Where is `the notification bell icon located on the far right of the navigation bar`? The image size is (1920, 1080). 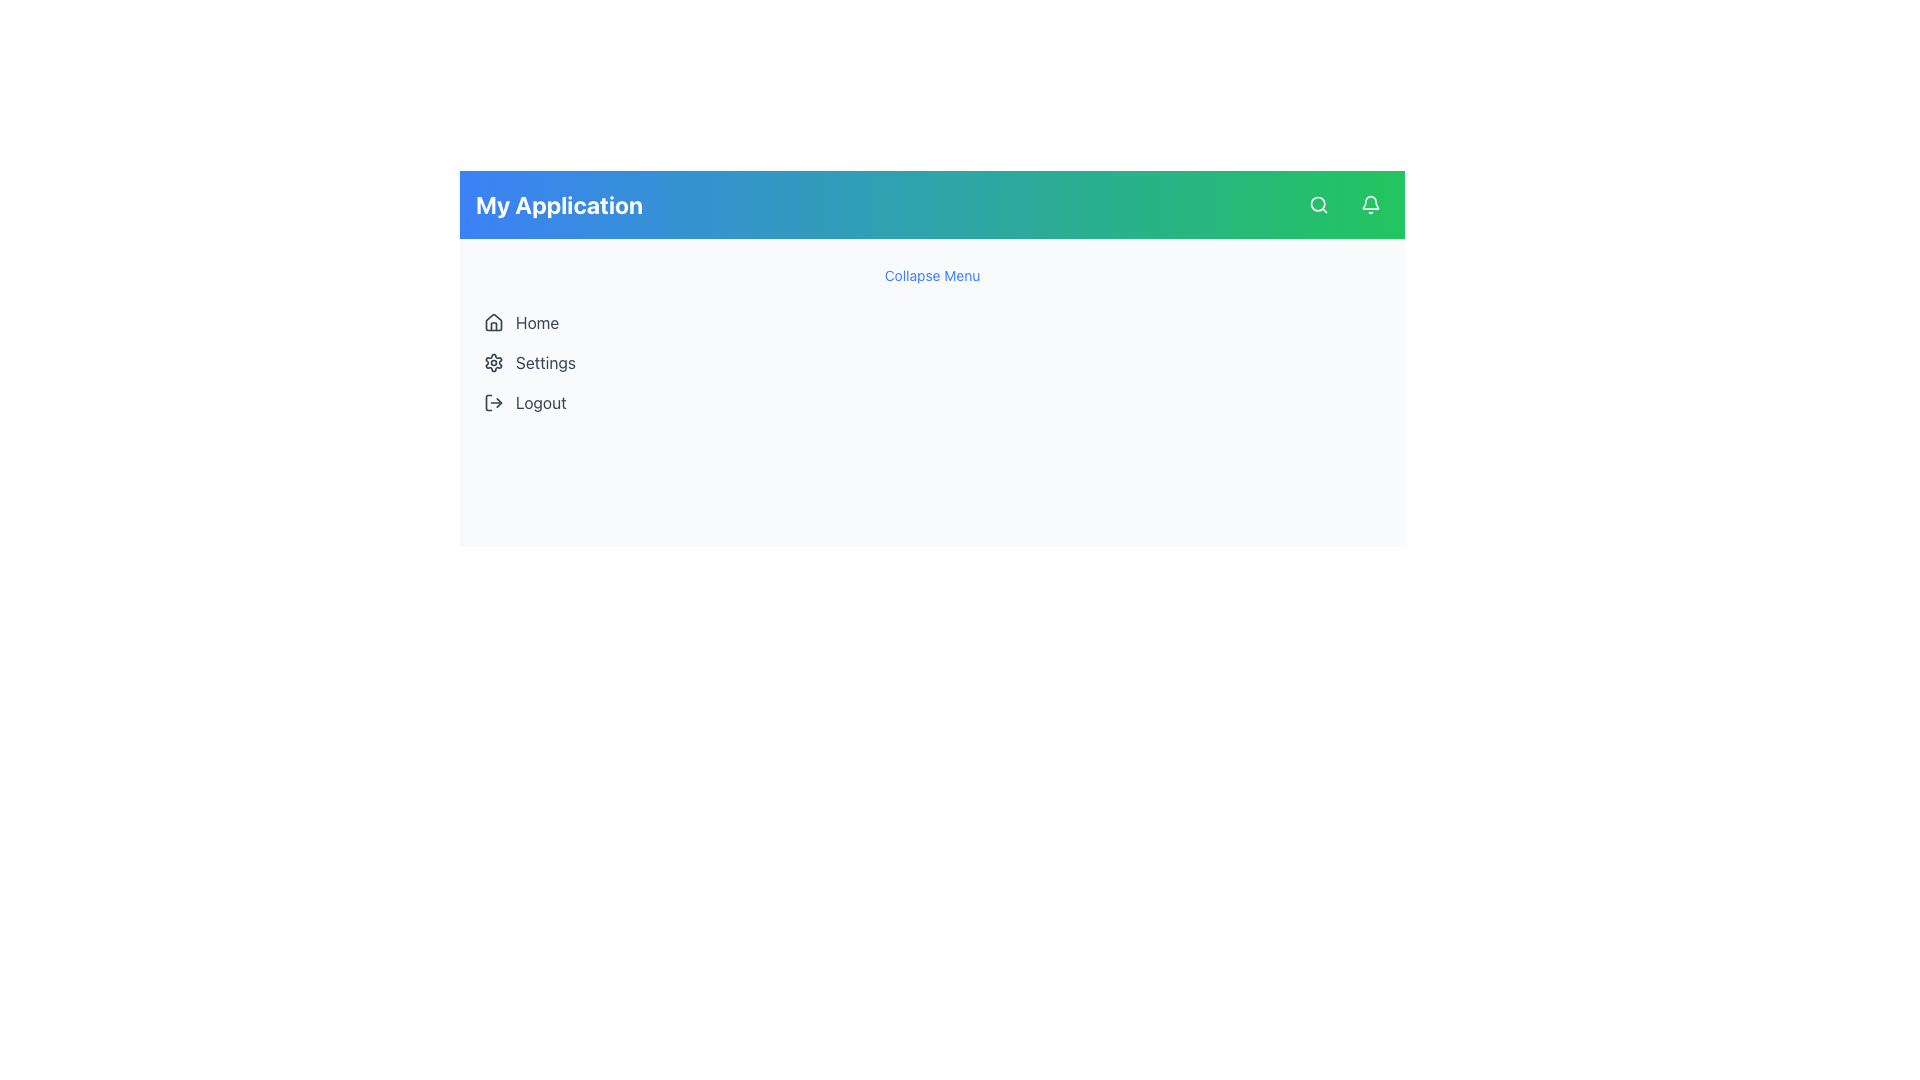
the notification bell icon located on the far right of the navigation bar is located at coordinates (1370, 204).